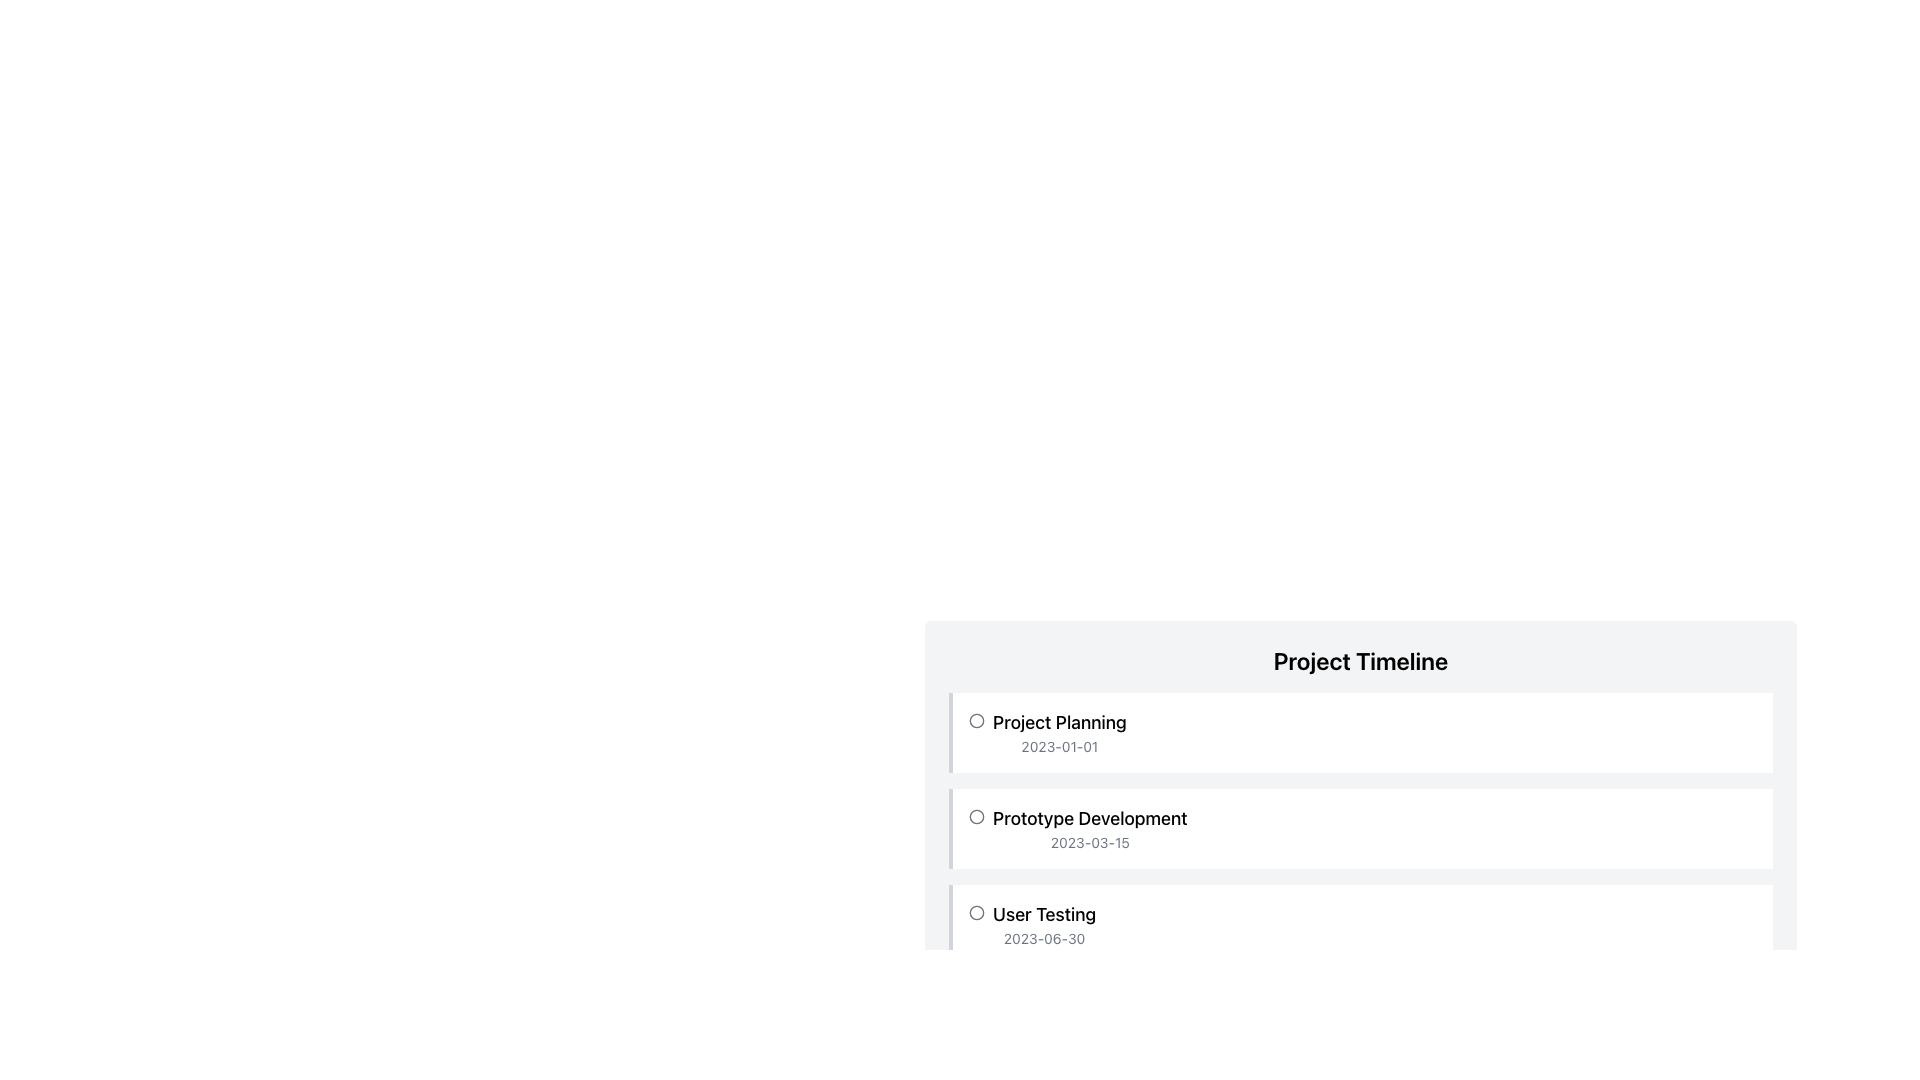  What do you see at coordinates (977, 732) in the screenshot?
I see `the small circular icon with a gray outline located next to the 'Project Planning' text in the 'Project Timeline' list` at bounding box center [977, 732].